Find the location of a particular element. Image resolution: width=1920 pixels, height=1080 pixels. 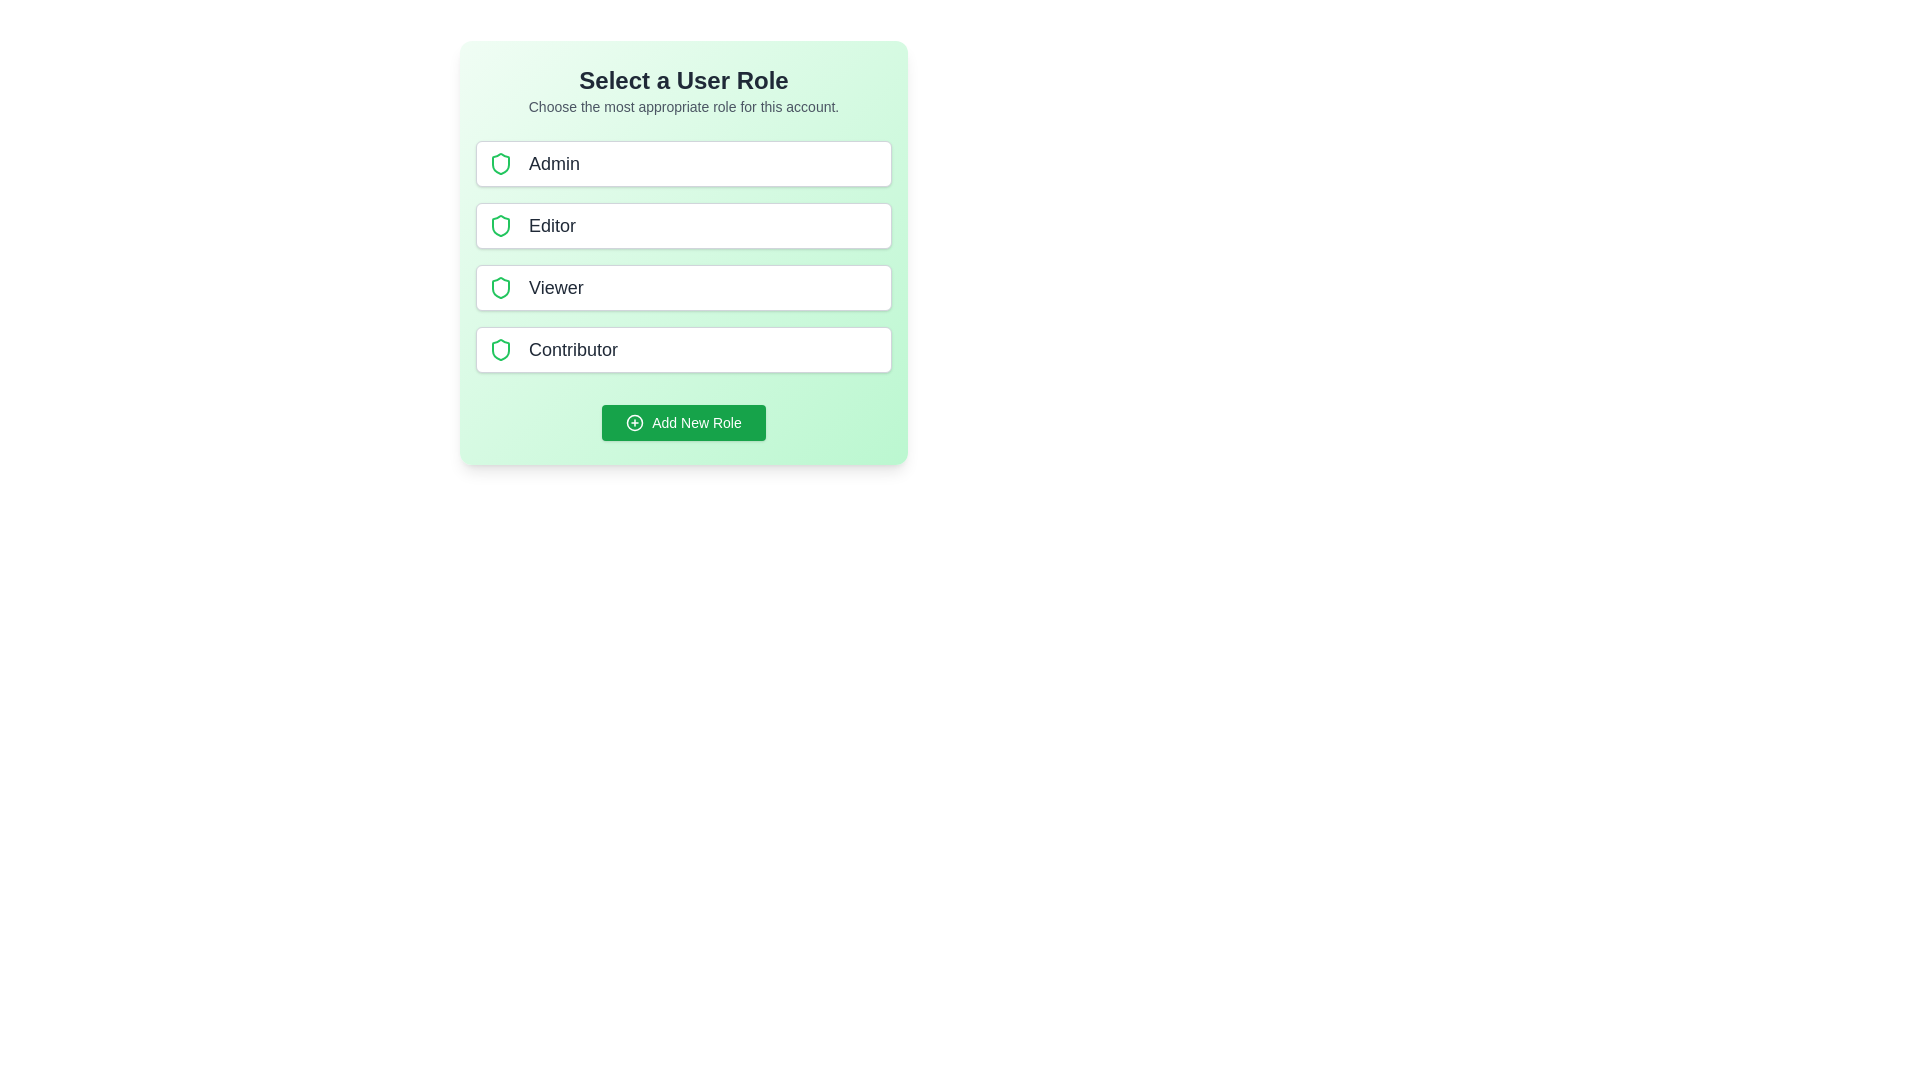

the icon next to the role Admin for examination is located at coordinates (500, 163).